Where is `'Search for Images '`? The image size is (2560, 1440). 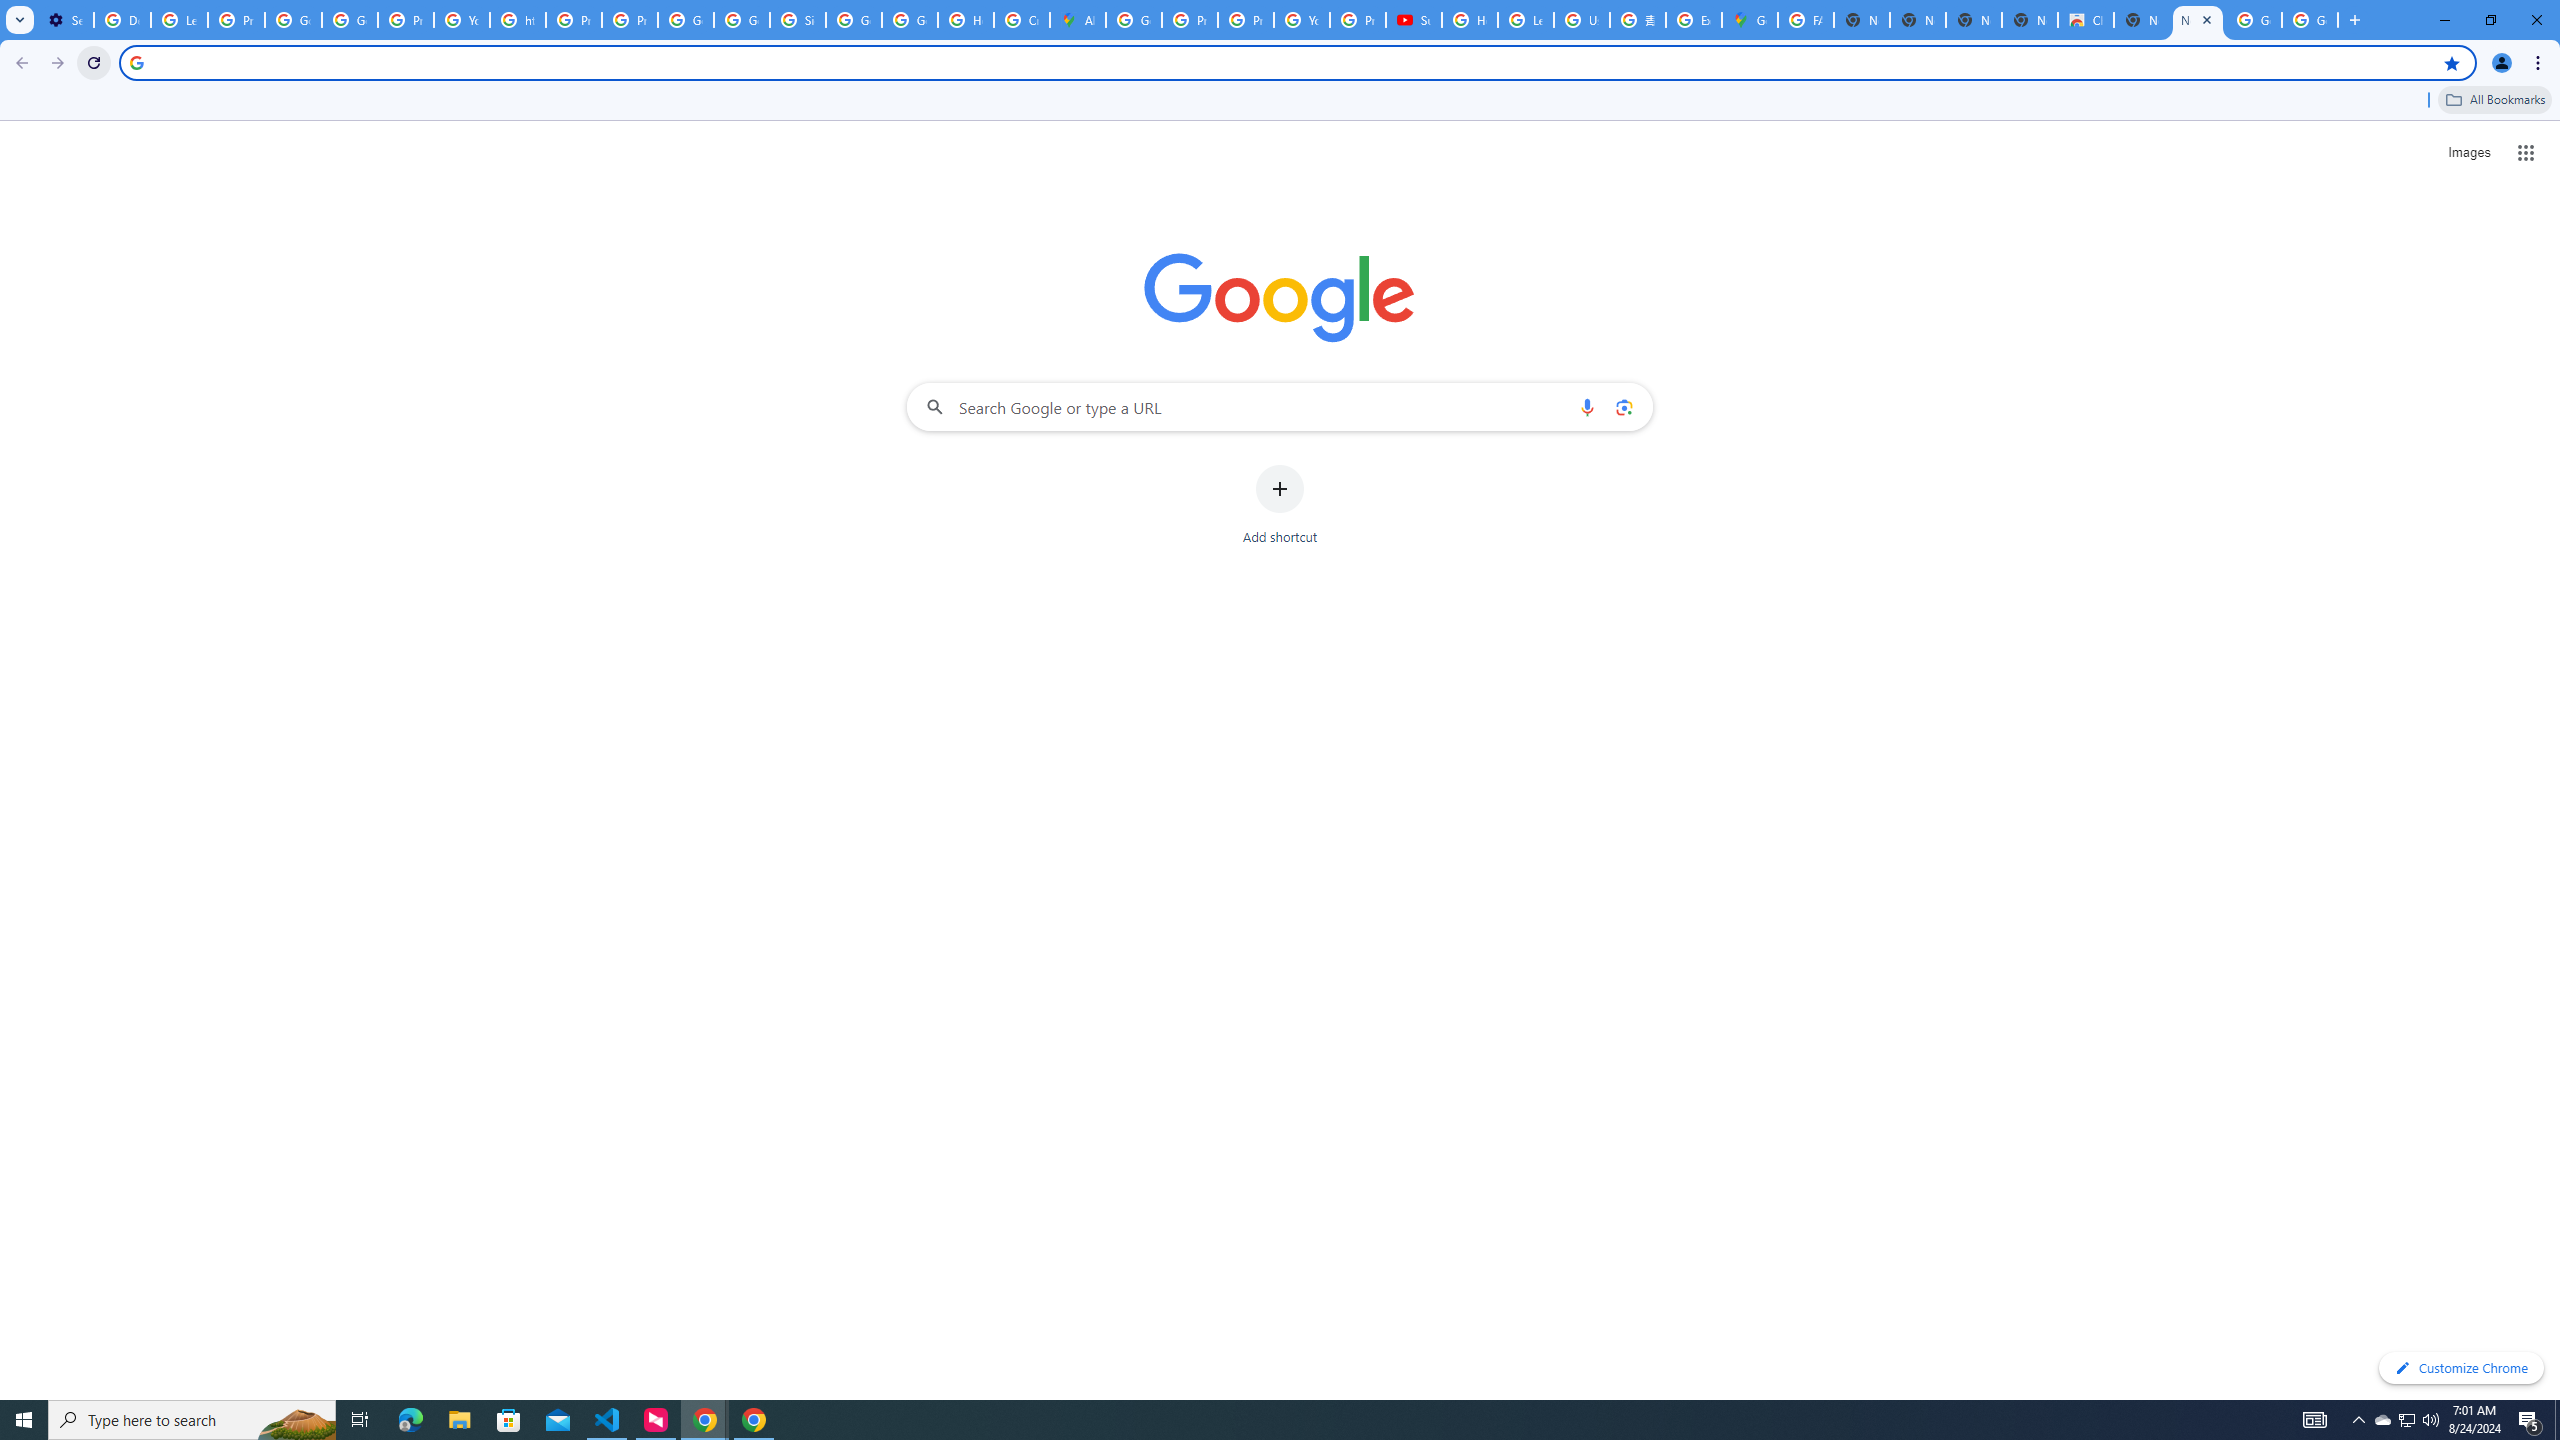 'Search for Images ' is located at coordinates (2469, 153).